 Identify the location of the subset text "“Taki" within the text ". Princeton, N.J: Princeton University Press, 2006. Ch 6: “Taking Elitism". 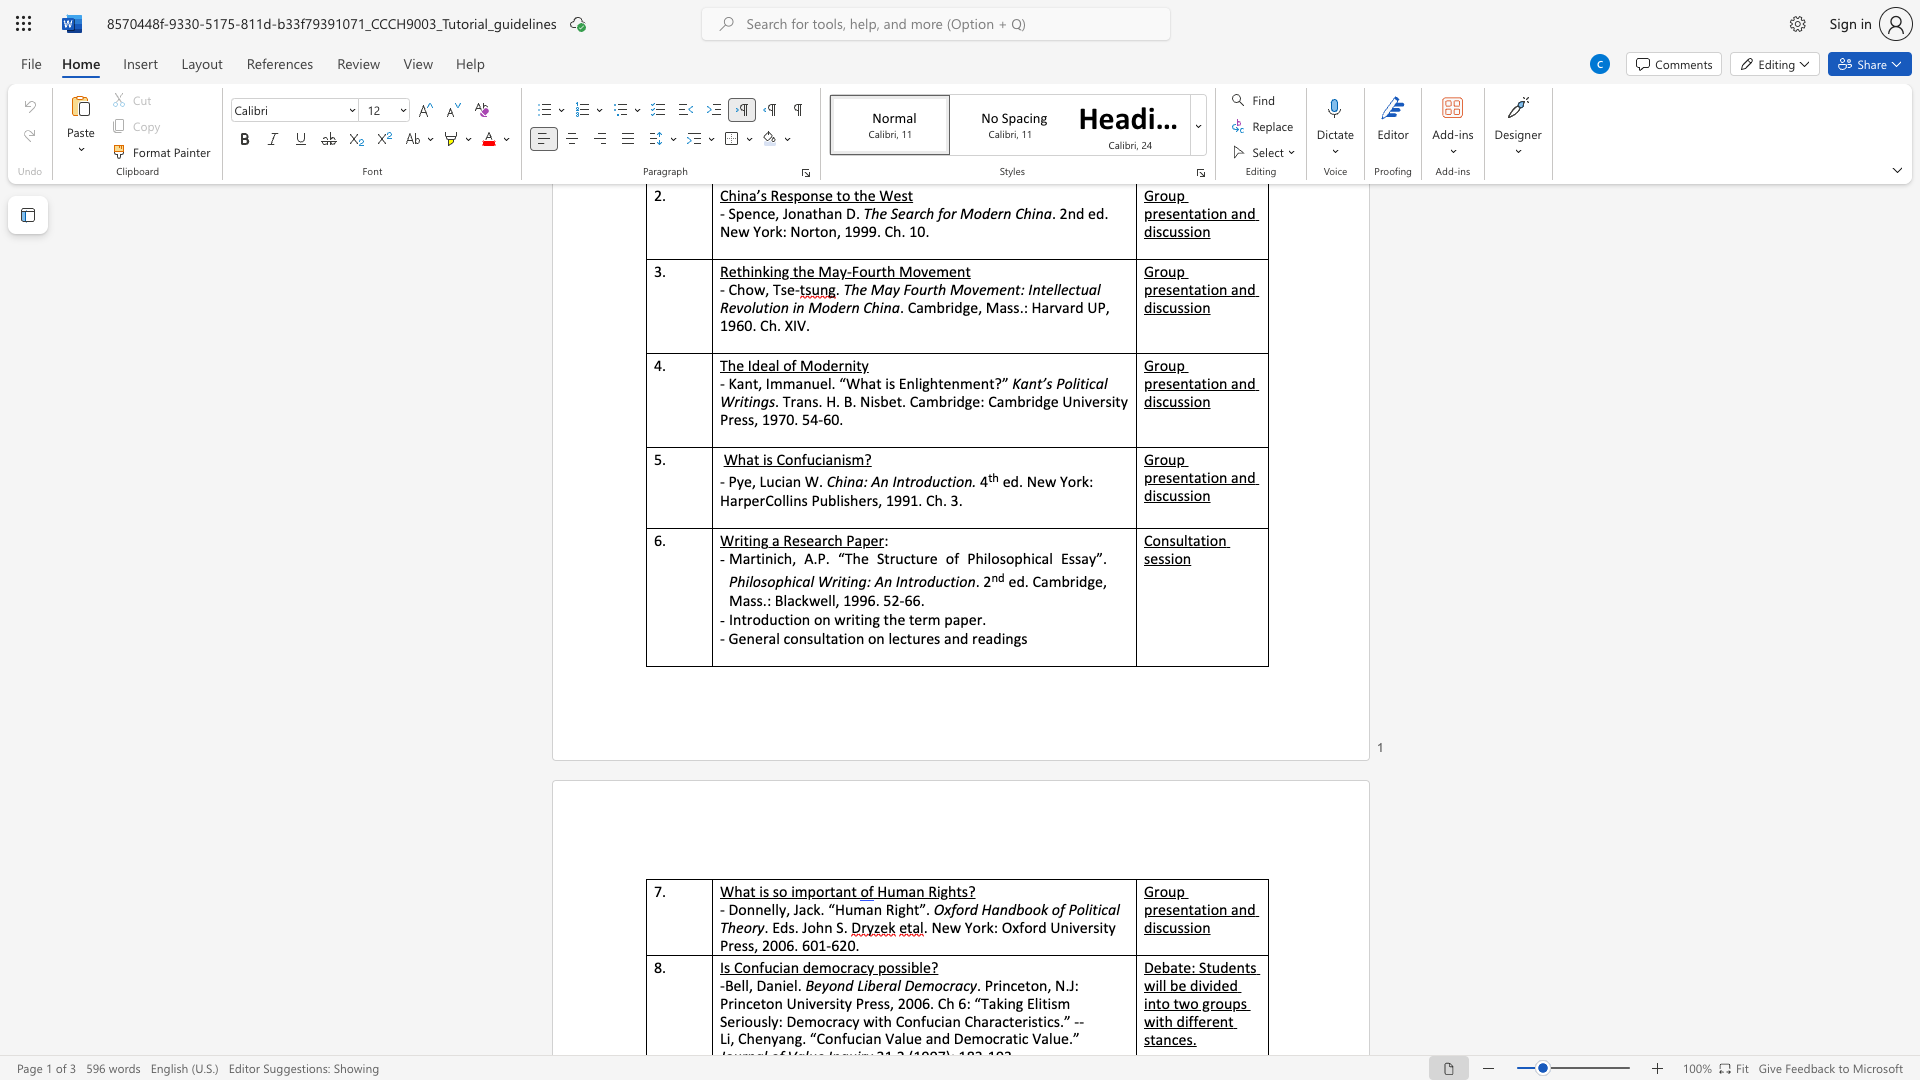
(974, 1003).